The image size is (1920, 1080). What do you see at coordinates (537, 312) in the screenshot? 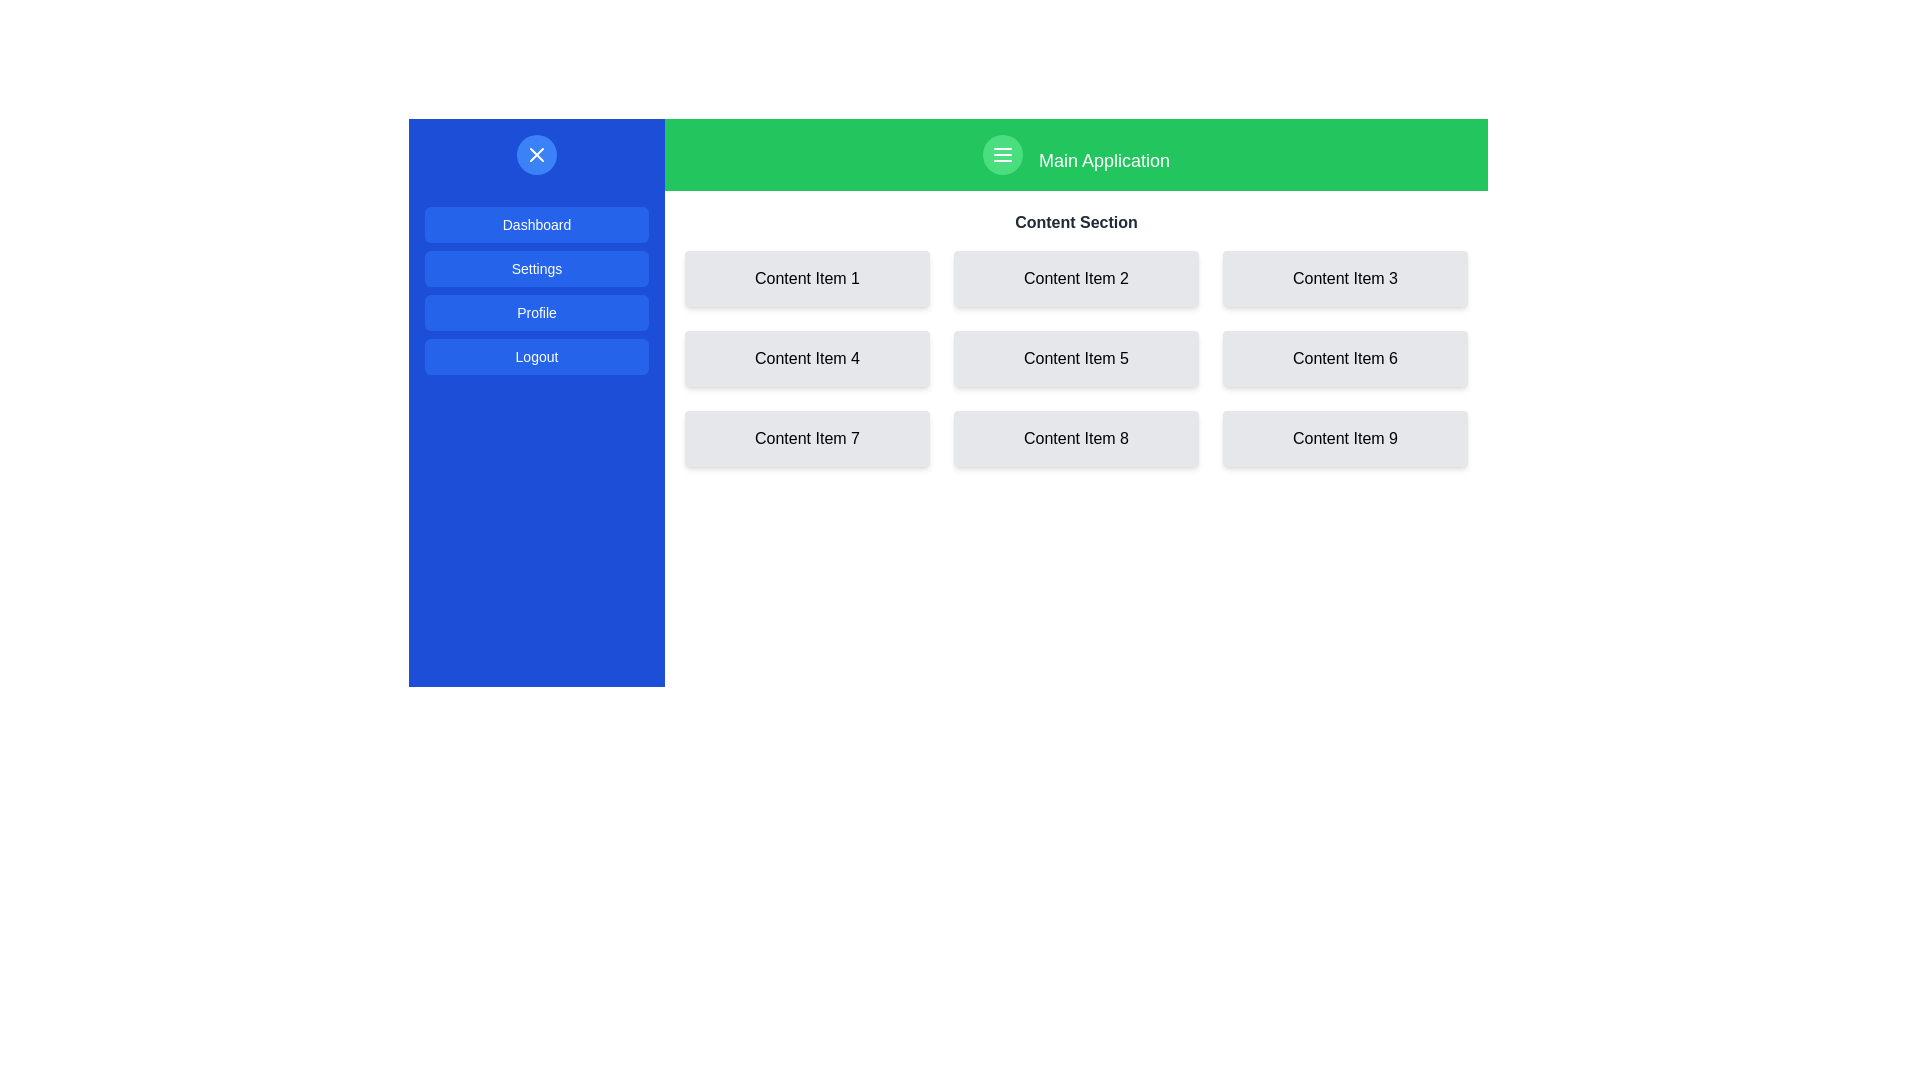
I see `the 'Profile' button, which is the third button in a vertical list on the left blue sidebar` at bounding box center [537, 312].